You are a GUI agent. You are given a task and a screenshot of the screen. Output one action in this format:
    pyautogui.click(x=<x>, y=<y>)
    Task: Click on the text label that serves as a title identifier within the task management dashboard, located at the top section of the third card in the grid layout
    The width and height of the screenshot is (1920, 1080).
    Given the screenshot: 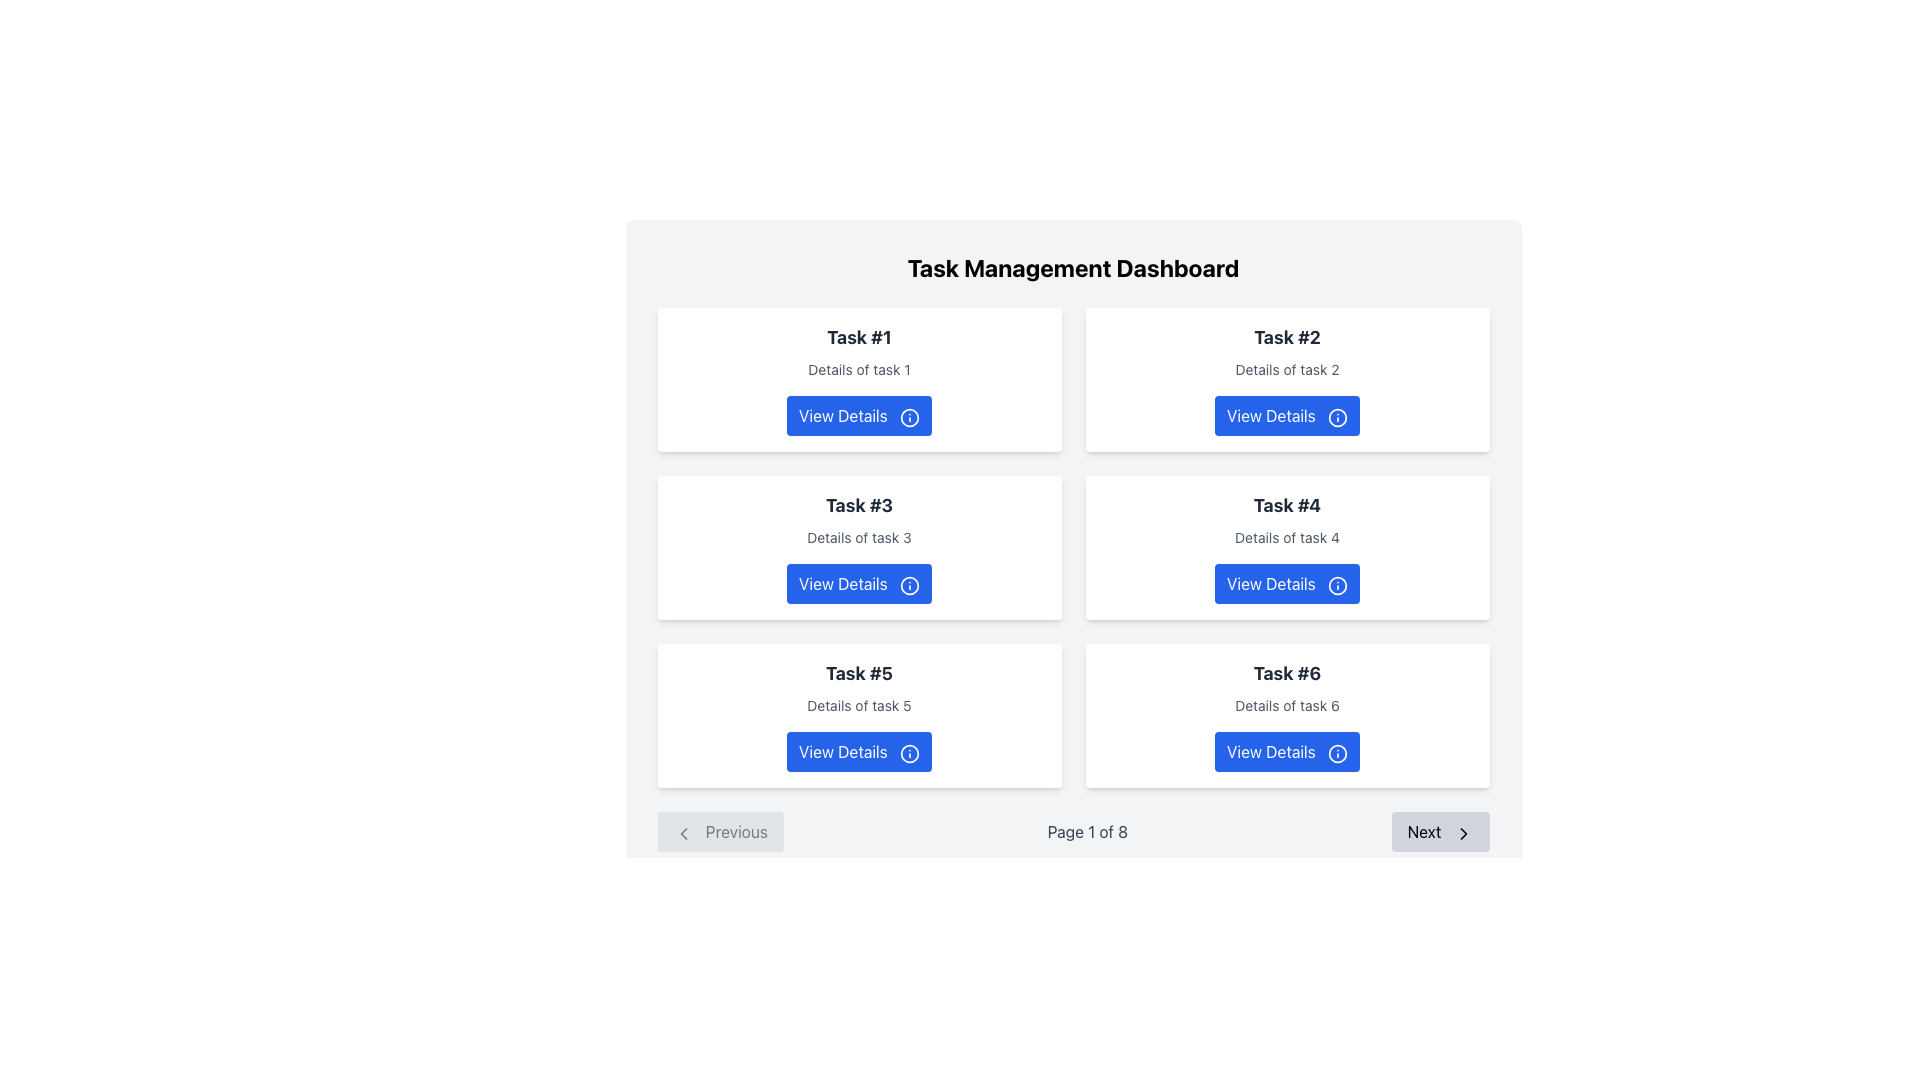 What is the action you would take?
    pyautogui.click(x=859, y=504)
    